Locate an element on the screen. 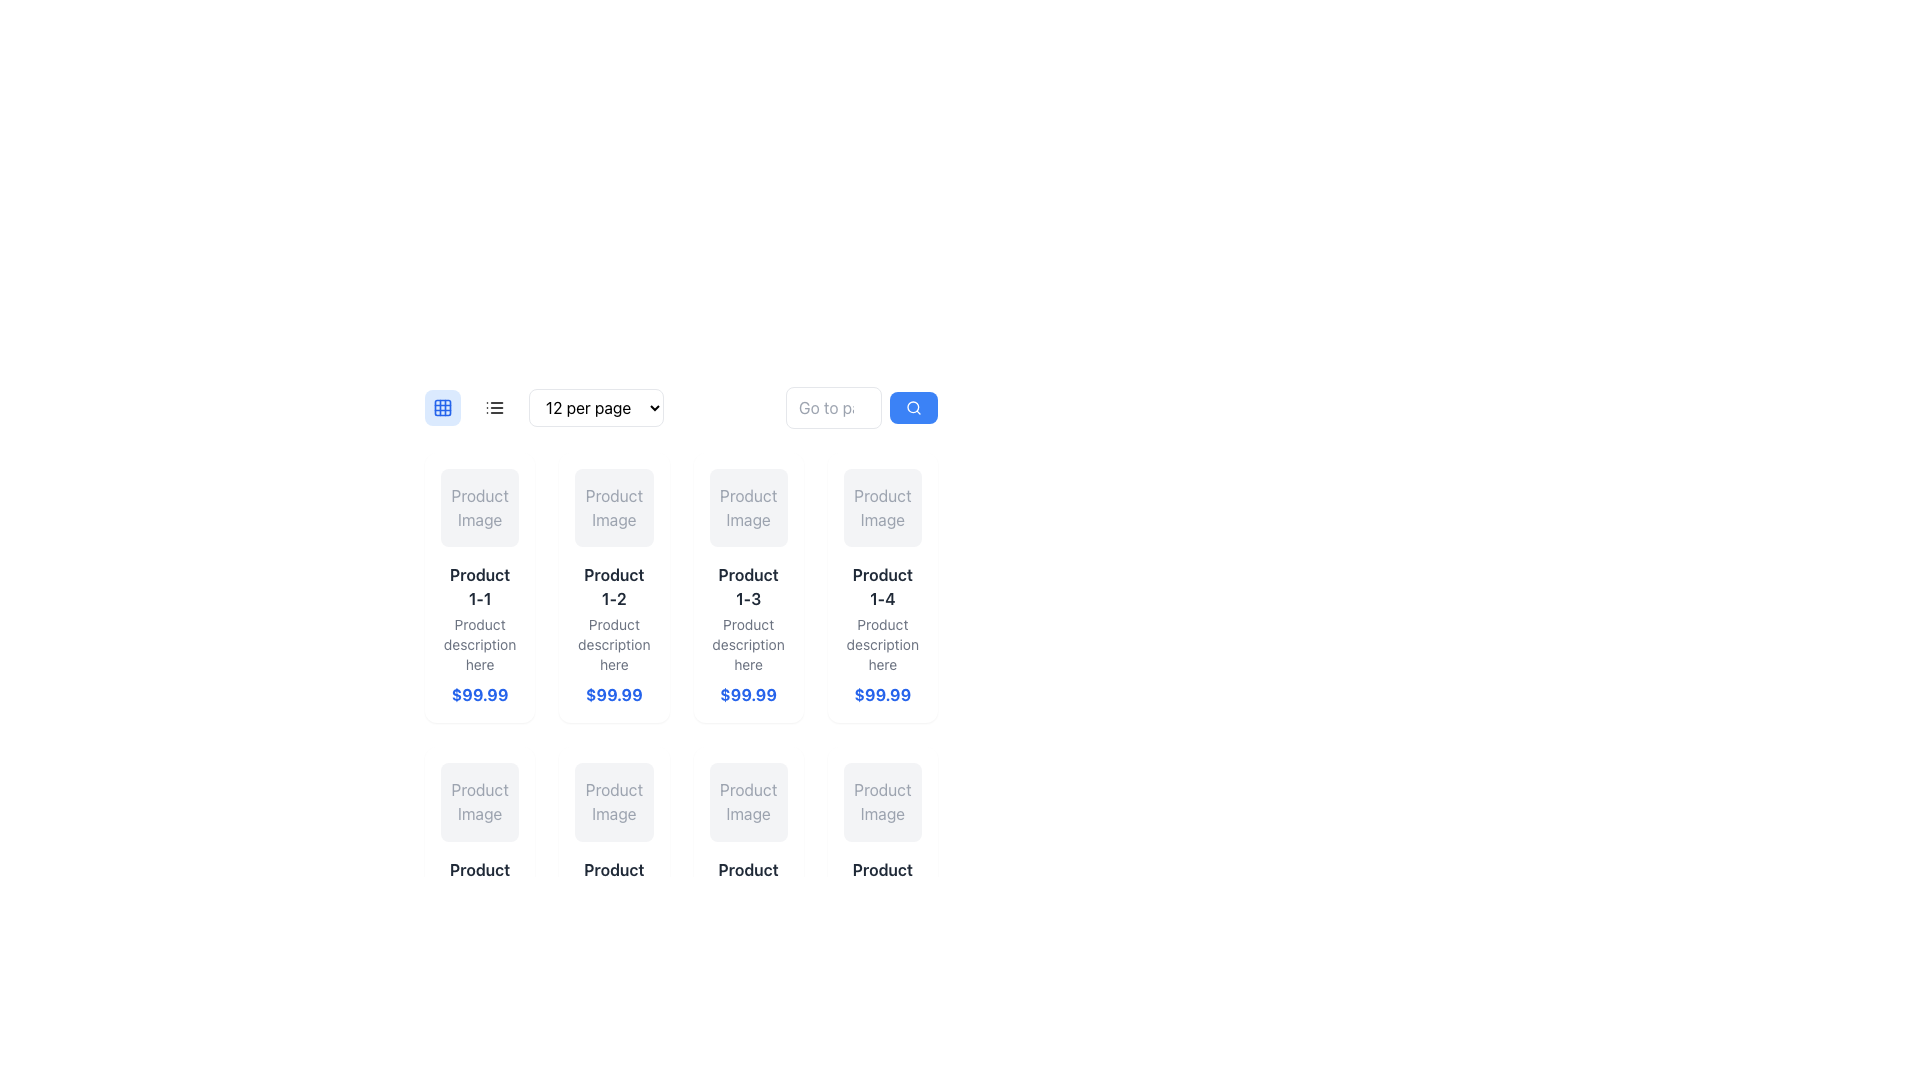  the square grid icon, which is styled in blue and located on the left side of the toolbar near the top-left corner is located at coordinates (441, 407).